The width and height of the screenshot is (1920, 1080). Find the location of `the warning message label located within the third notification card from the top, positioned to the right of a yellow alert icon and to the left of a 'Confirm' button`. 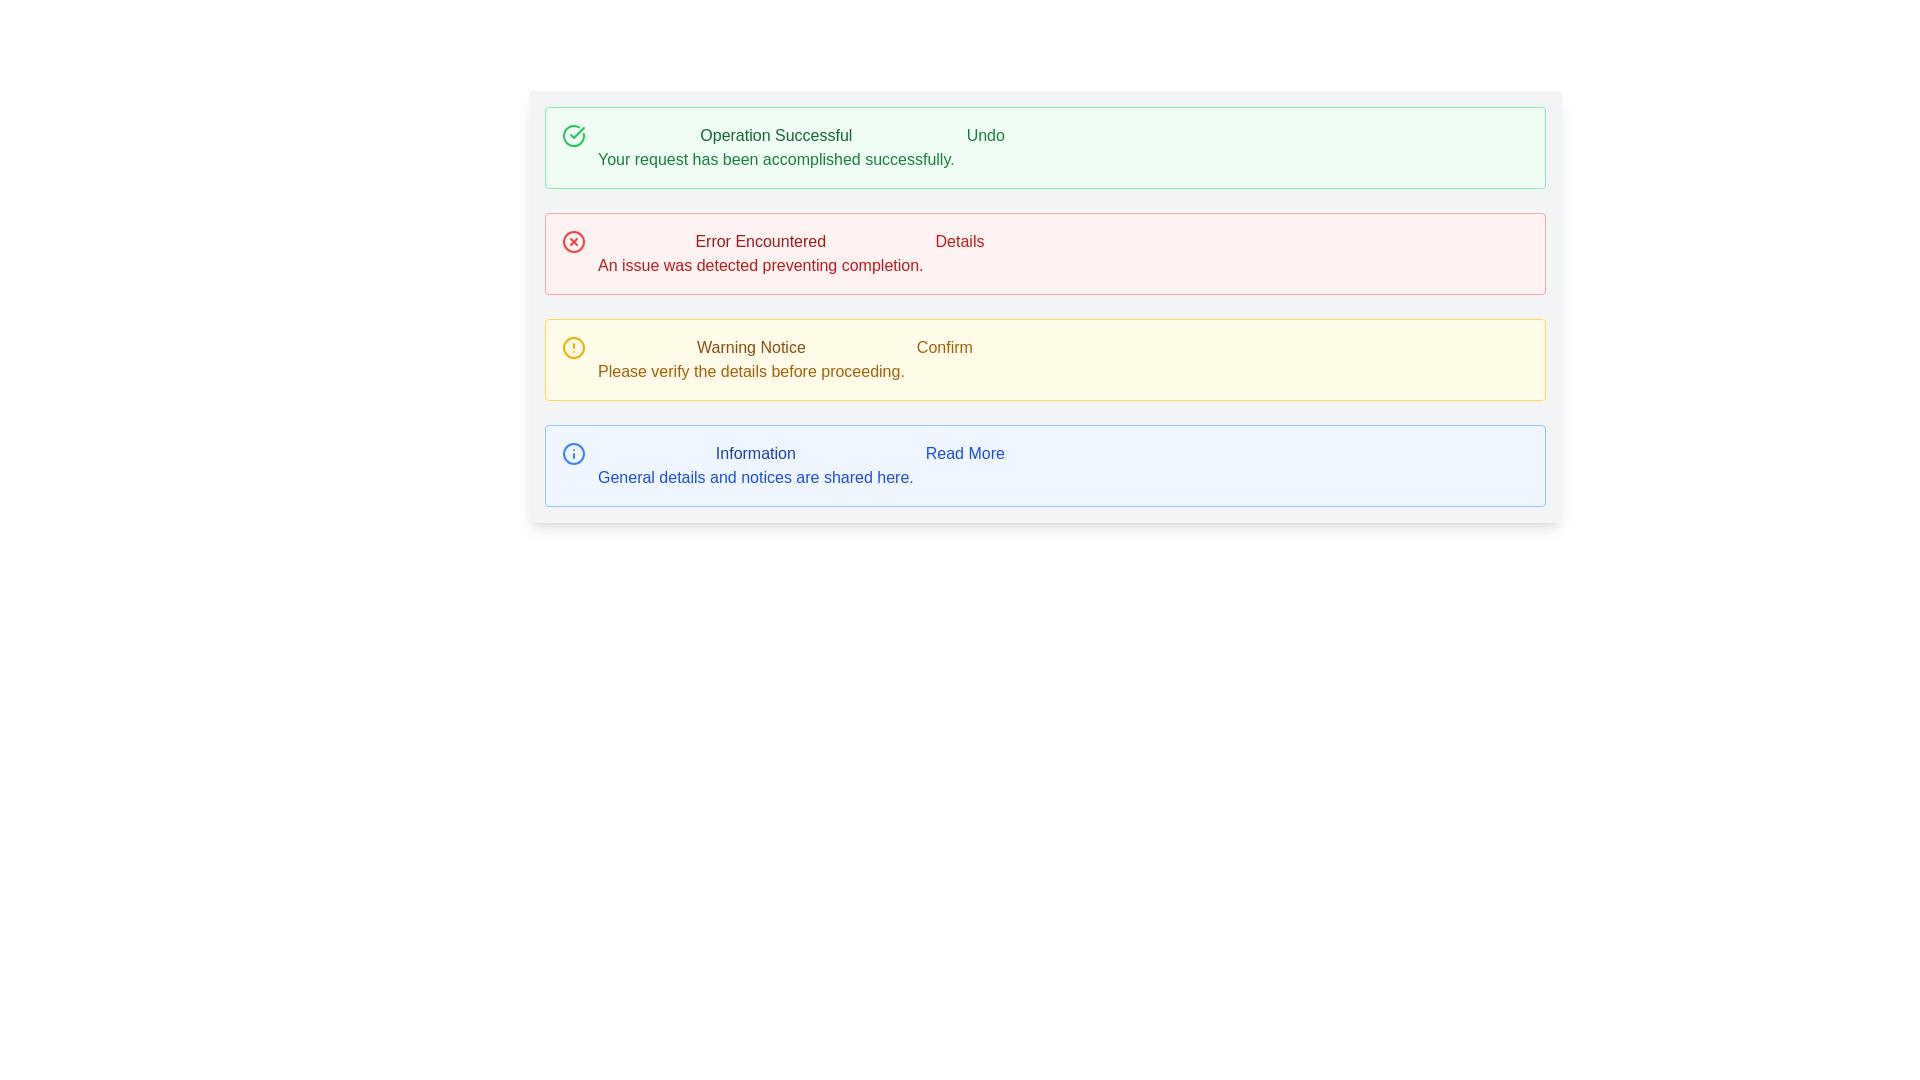

the warning message label located within the third notification card from the top, positioned to the right of a yellow alert icon and to the left of a 'Confirm' button is located at coordinates (750, 358).